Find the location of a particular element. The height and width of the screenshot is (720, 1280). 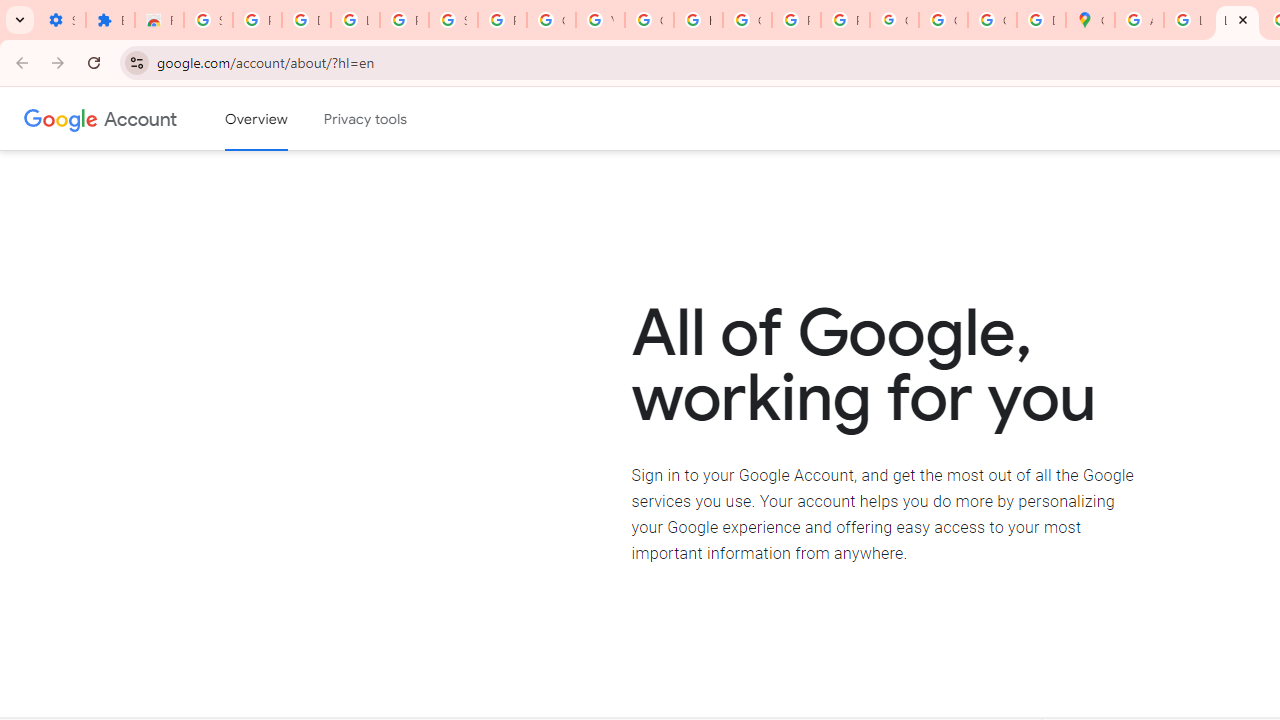

'Delete photos & videos - Computer - Google Photos Help' is located at coordinates (305, 20).